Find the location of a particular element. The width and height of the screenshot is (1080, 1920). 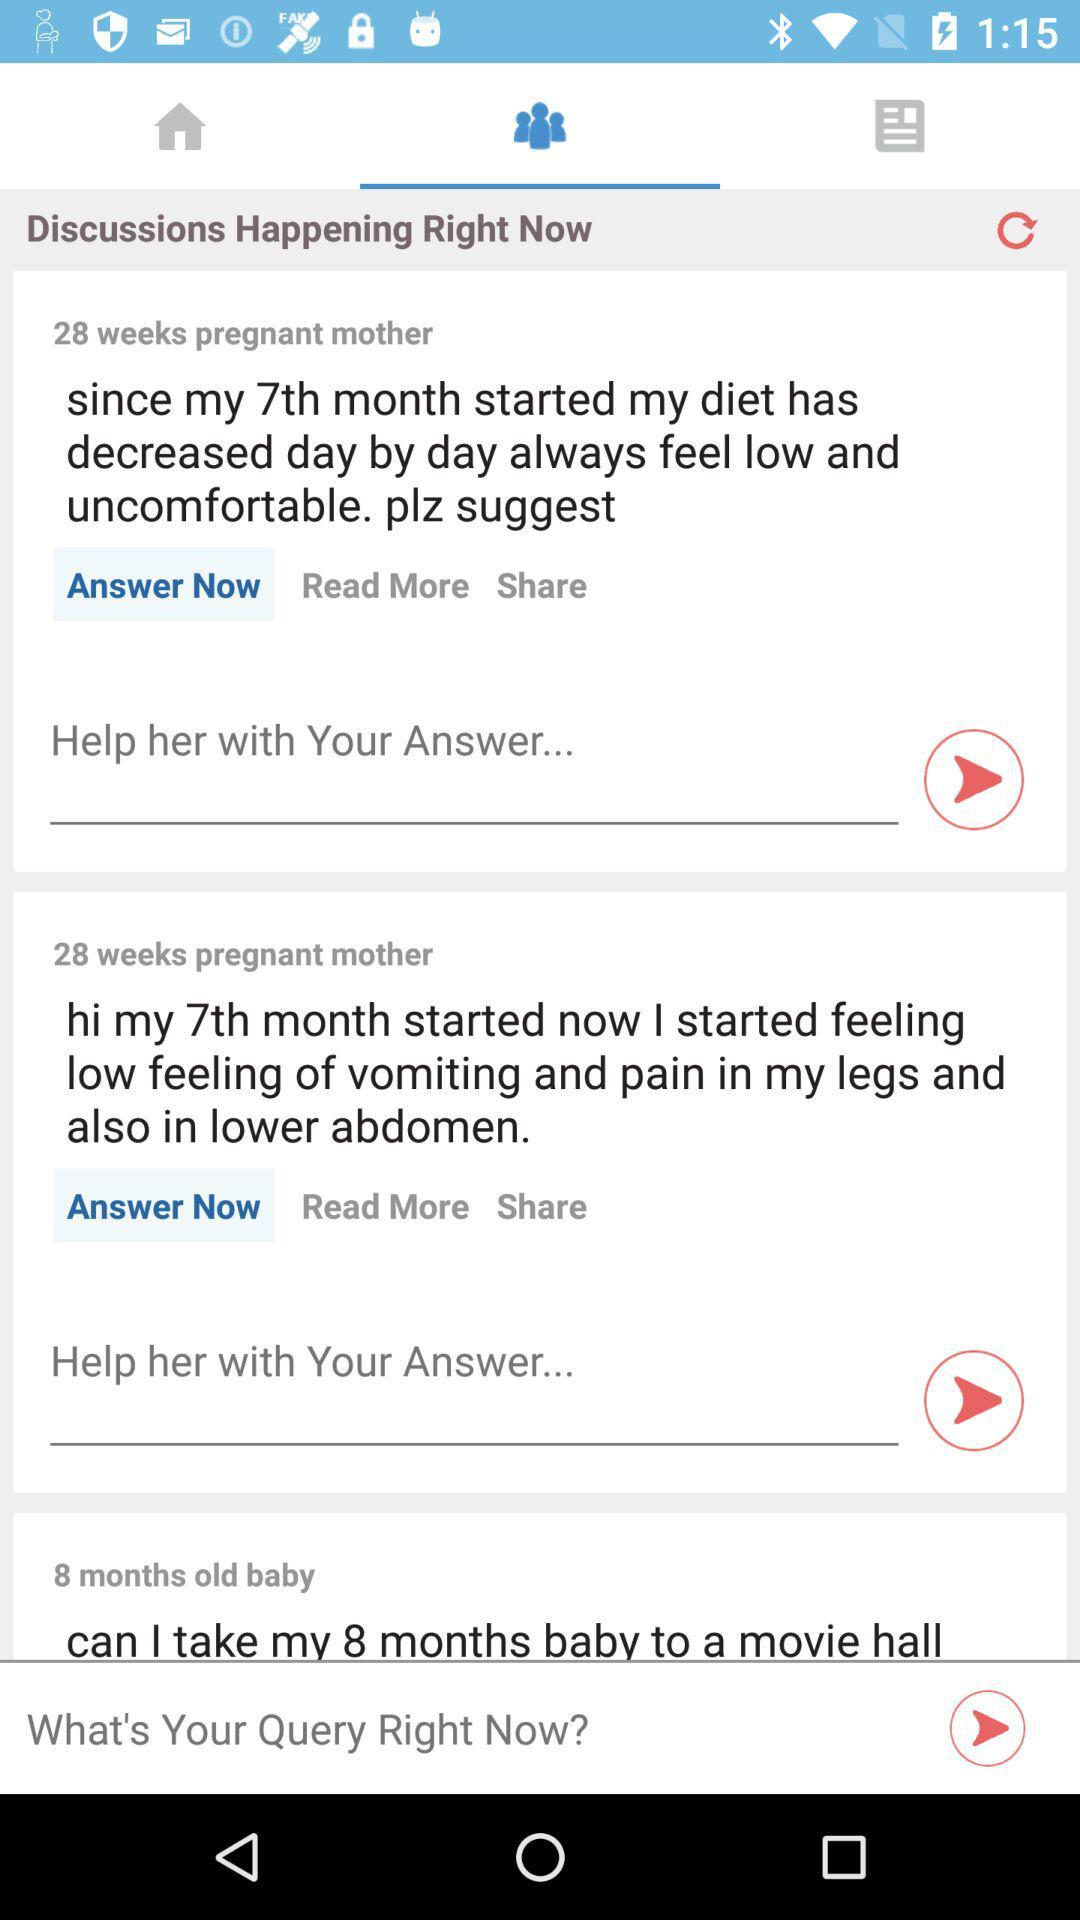

submit query is located at coordinates (987, 1727).